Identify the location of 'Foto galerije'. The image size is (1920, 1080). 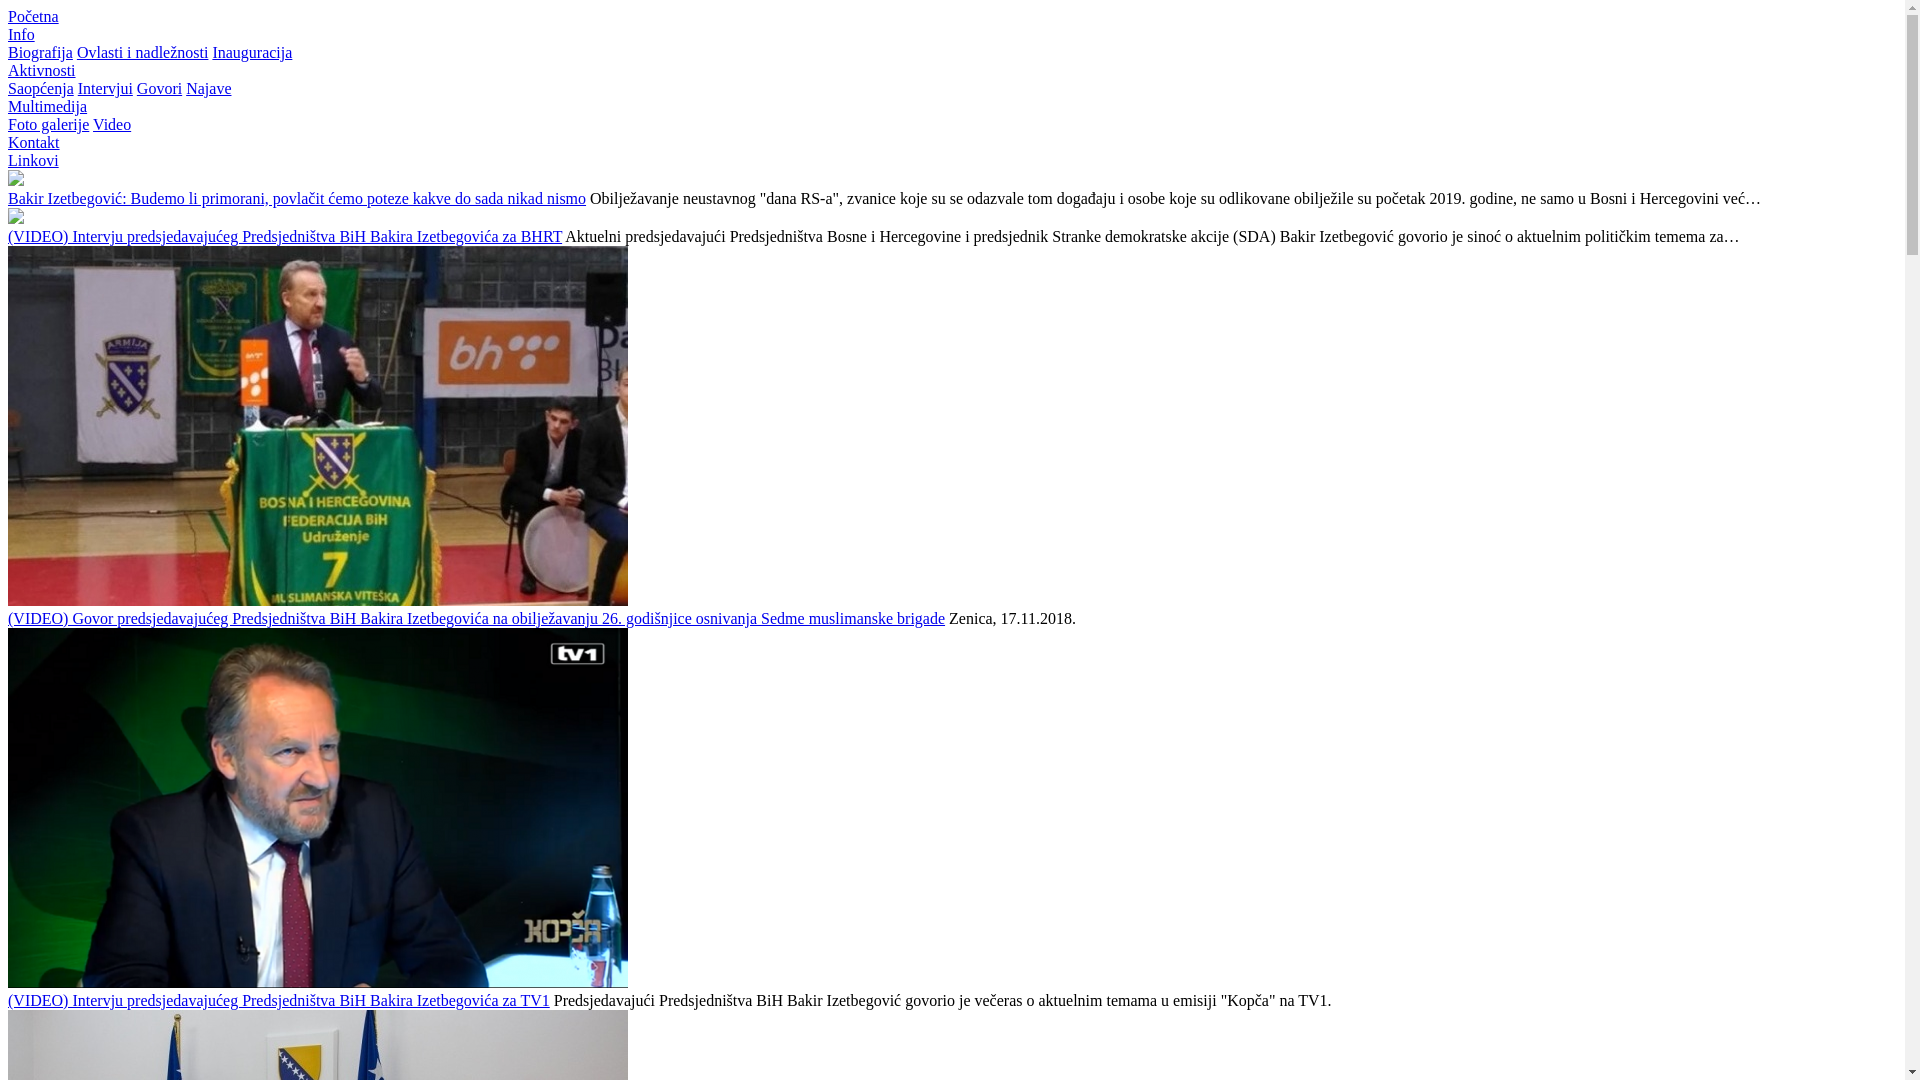
(8, 124).